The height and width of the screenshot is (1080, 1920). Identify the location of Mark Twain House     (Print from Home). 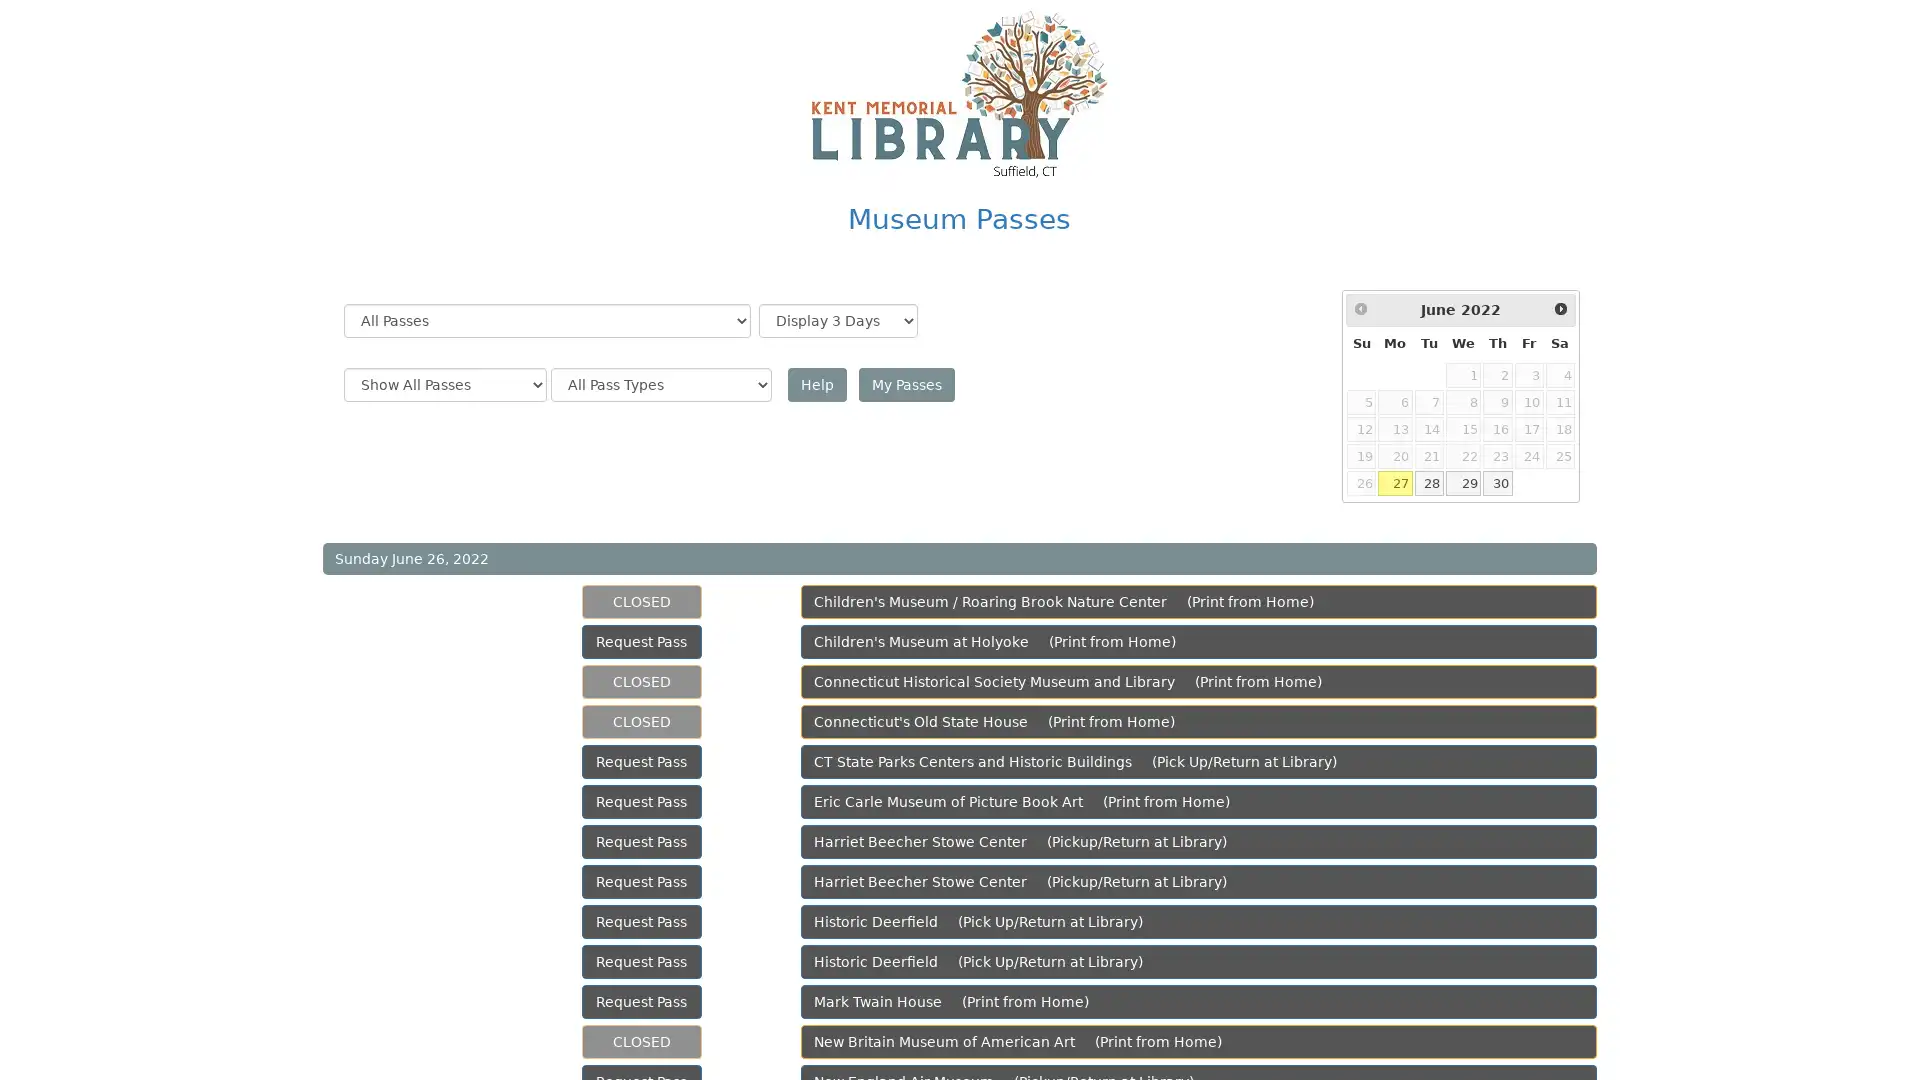
(1198, 1002).